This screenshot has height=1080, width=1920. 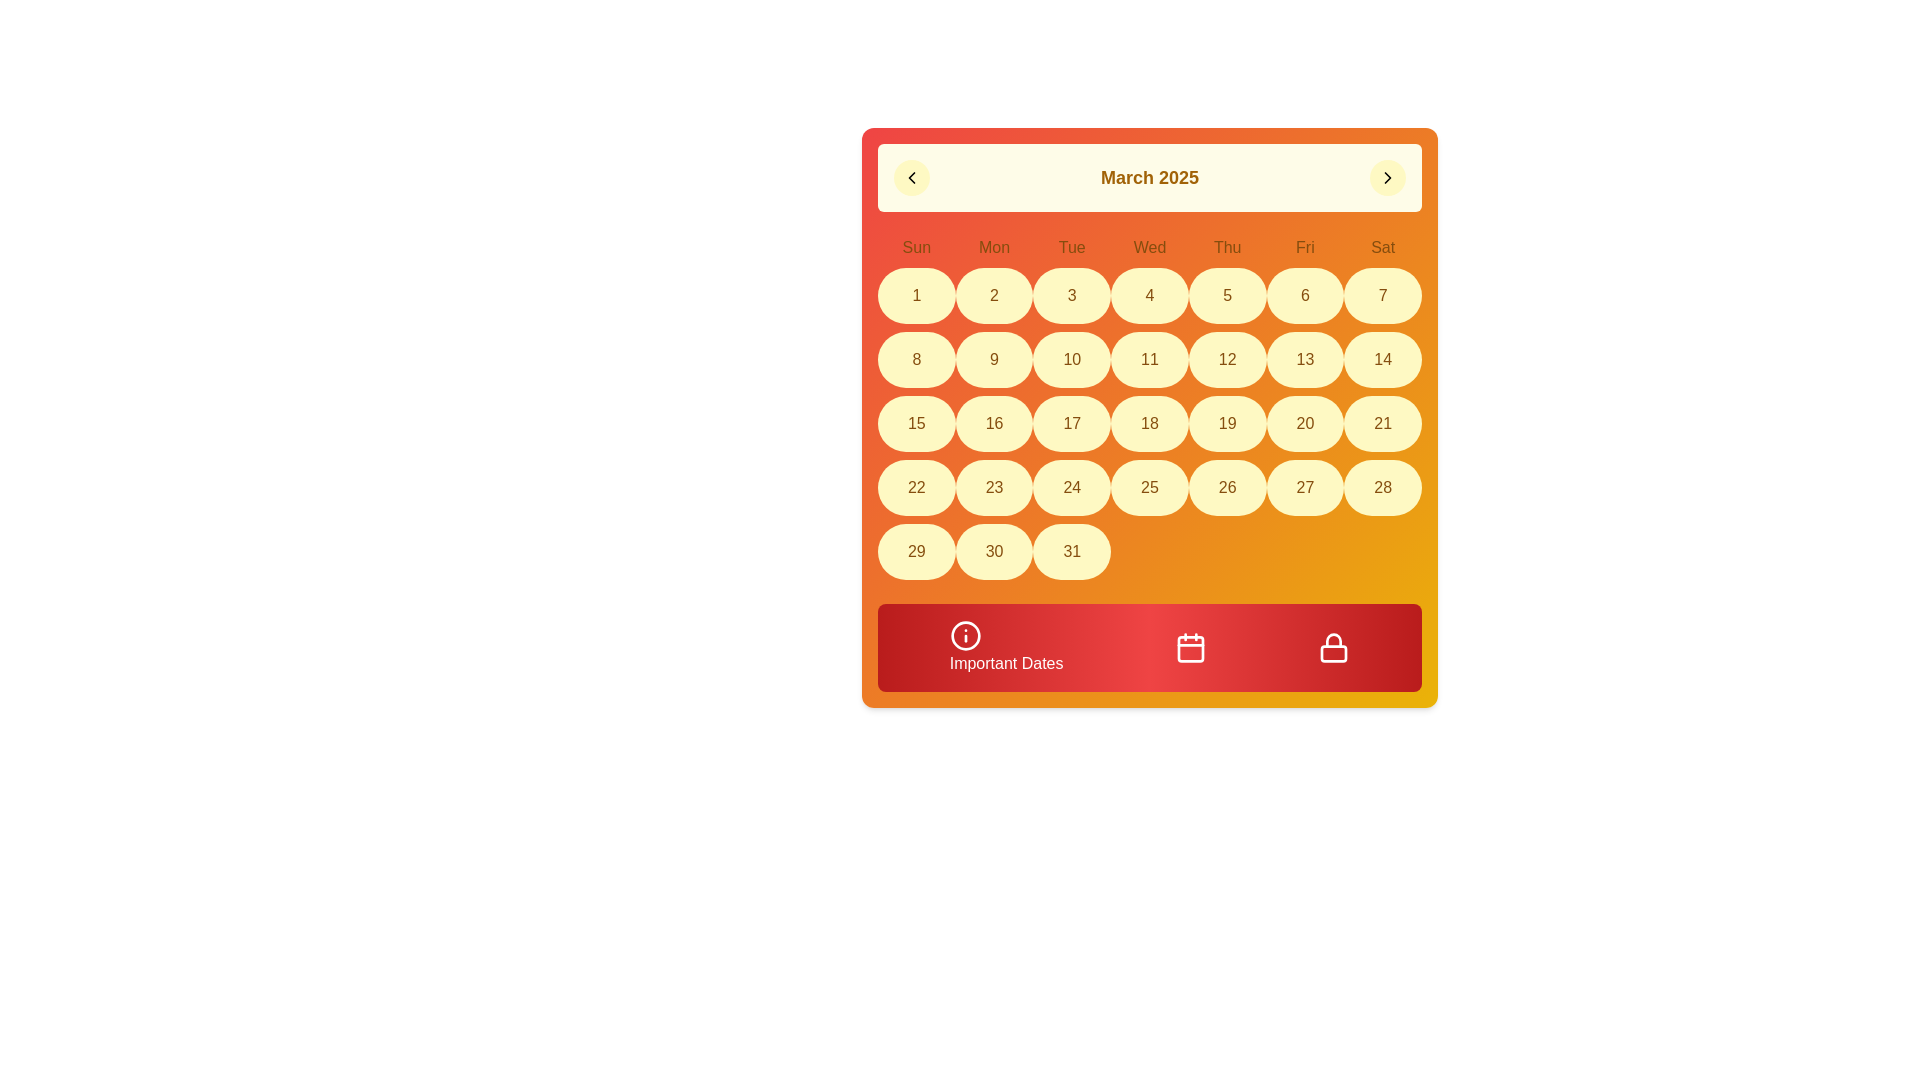 I want to click on the circular Textual Display element with the number '23' in a brown font, so click(x=994, y=488).